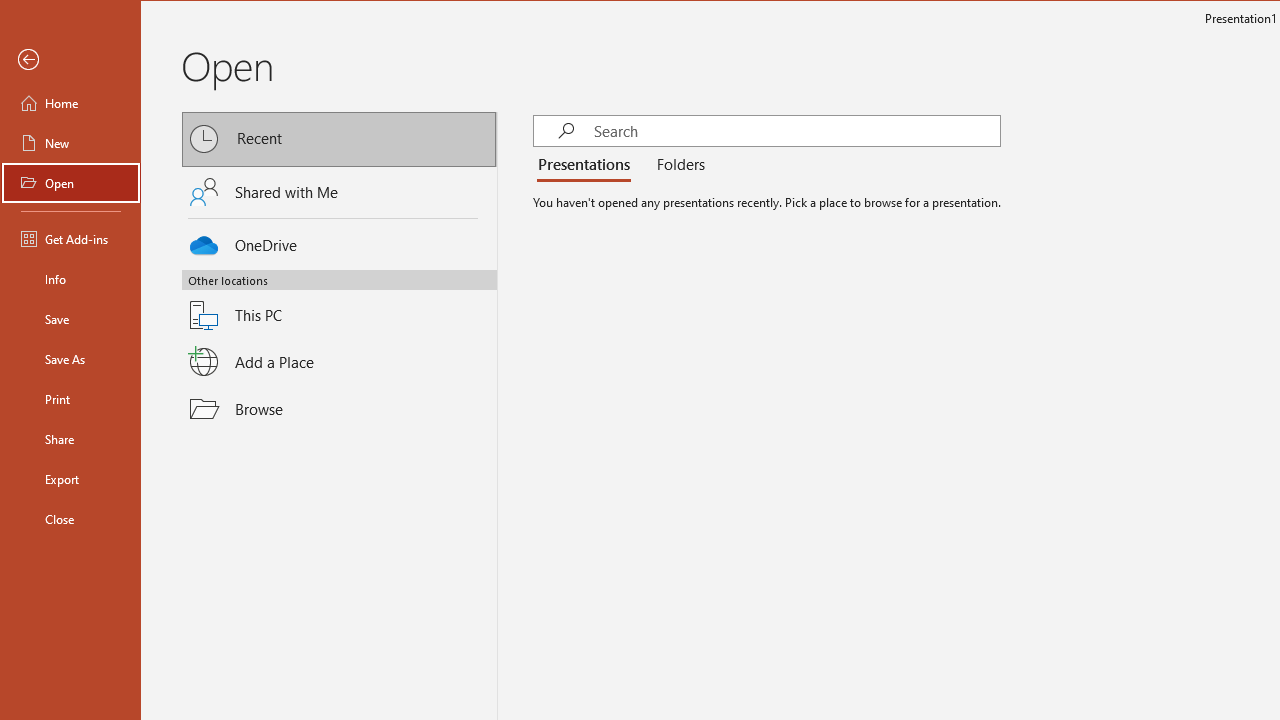  I want to click on 'This PC', so click(339, 303).